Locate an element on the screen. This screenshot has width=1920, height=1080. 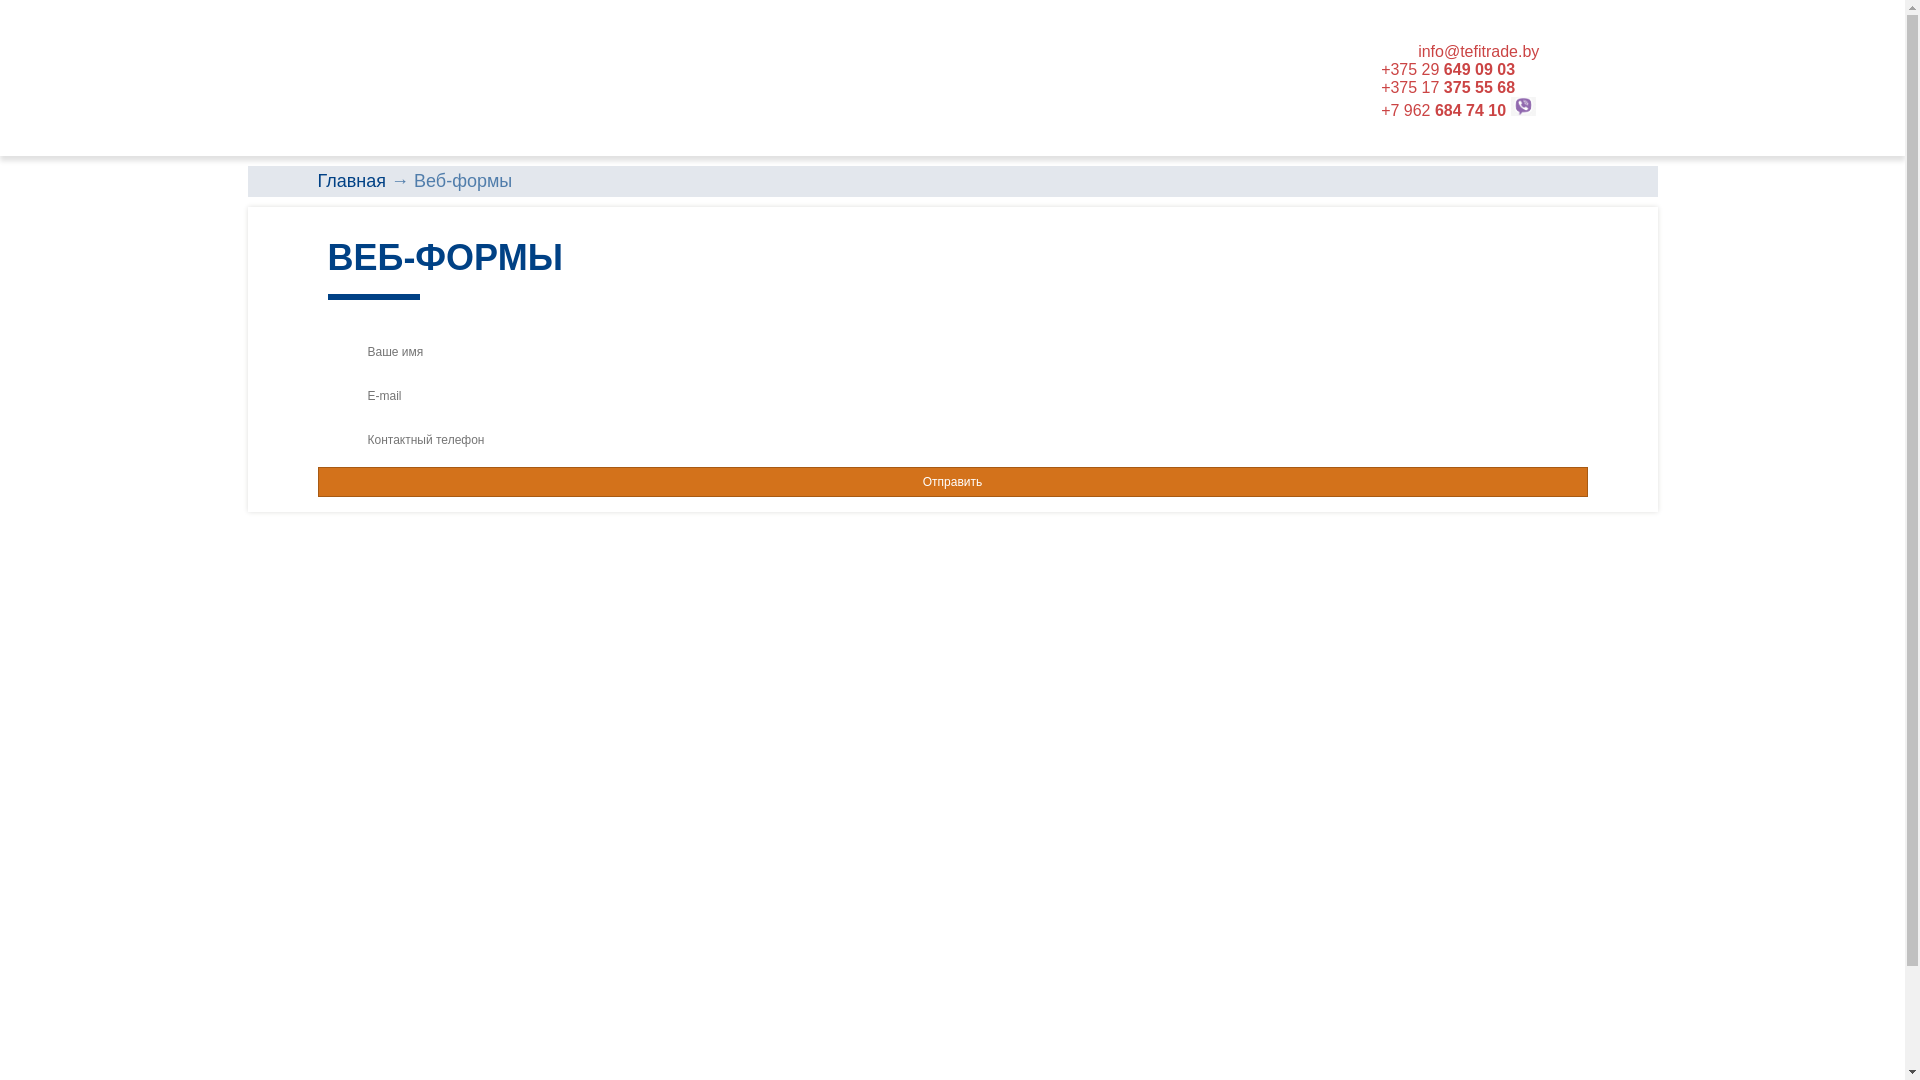
'+375 17 375 55 68' is located at coordinates (1448, 86).